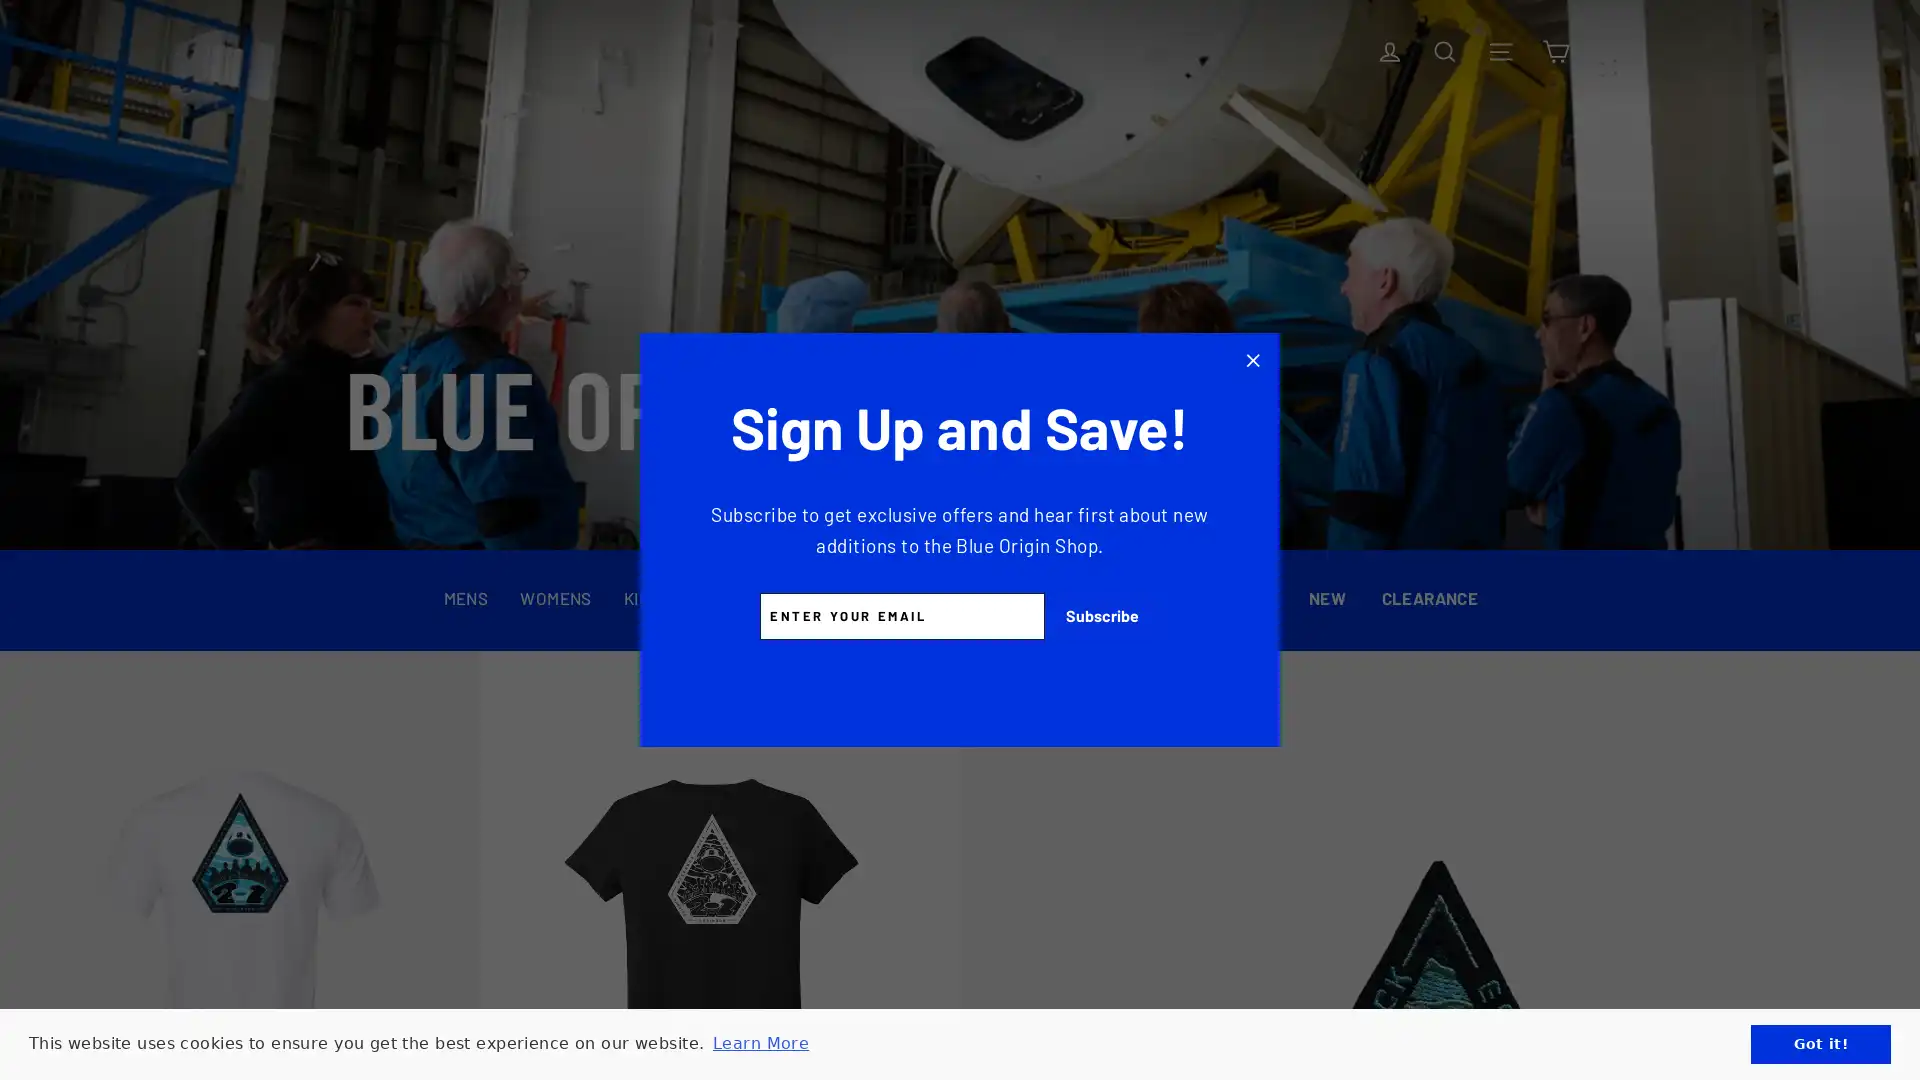  I want to click on Subscribe, so click(1101, 615).